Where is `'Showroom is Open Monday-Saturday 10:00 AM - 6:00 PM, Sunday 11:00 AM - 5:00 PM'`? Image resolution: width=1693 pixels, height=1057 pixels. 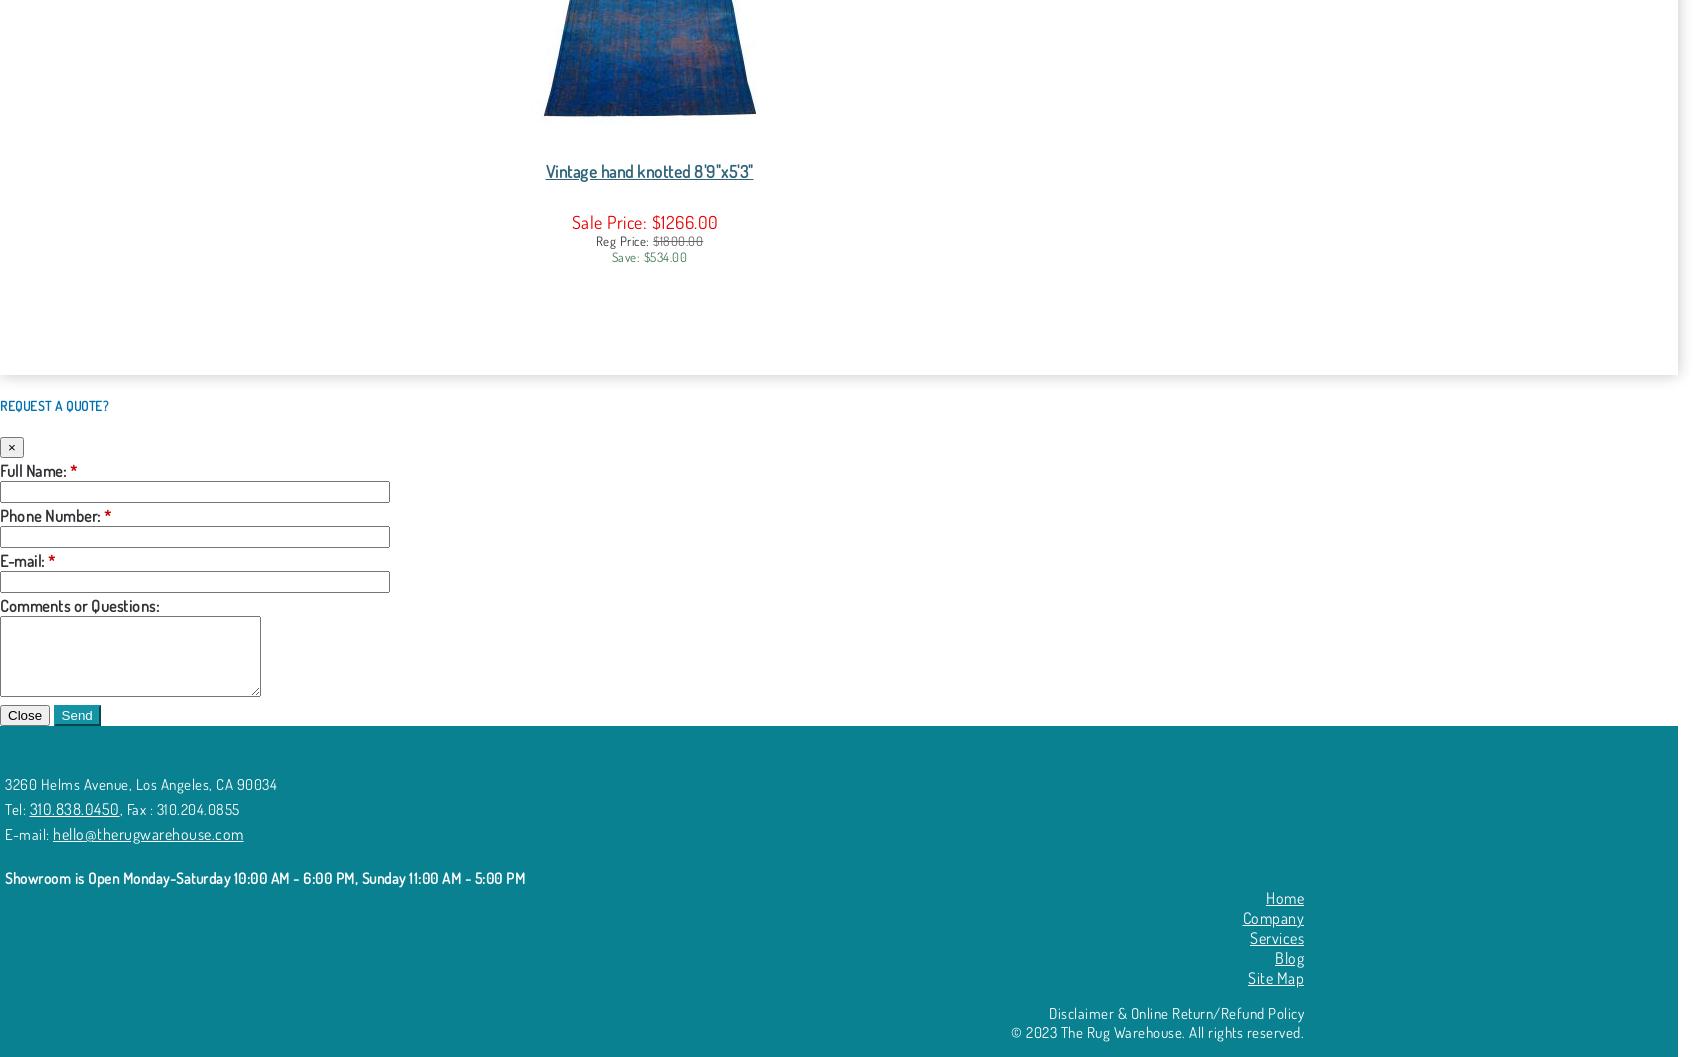 'Showroom is Open Monday-Saturday 10:00 AM - 6:00 PM, Sunday 11:00 AM - 5:00 PM' is located at coordinates (263, 877).